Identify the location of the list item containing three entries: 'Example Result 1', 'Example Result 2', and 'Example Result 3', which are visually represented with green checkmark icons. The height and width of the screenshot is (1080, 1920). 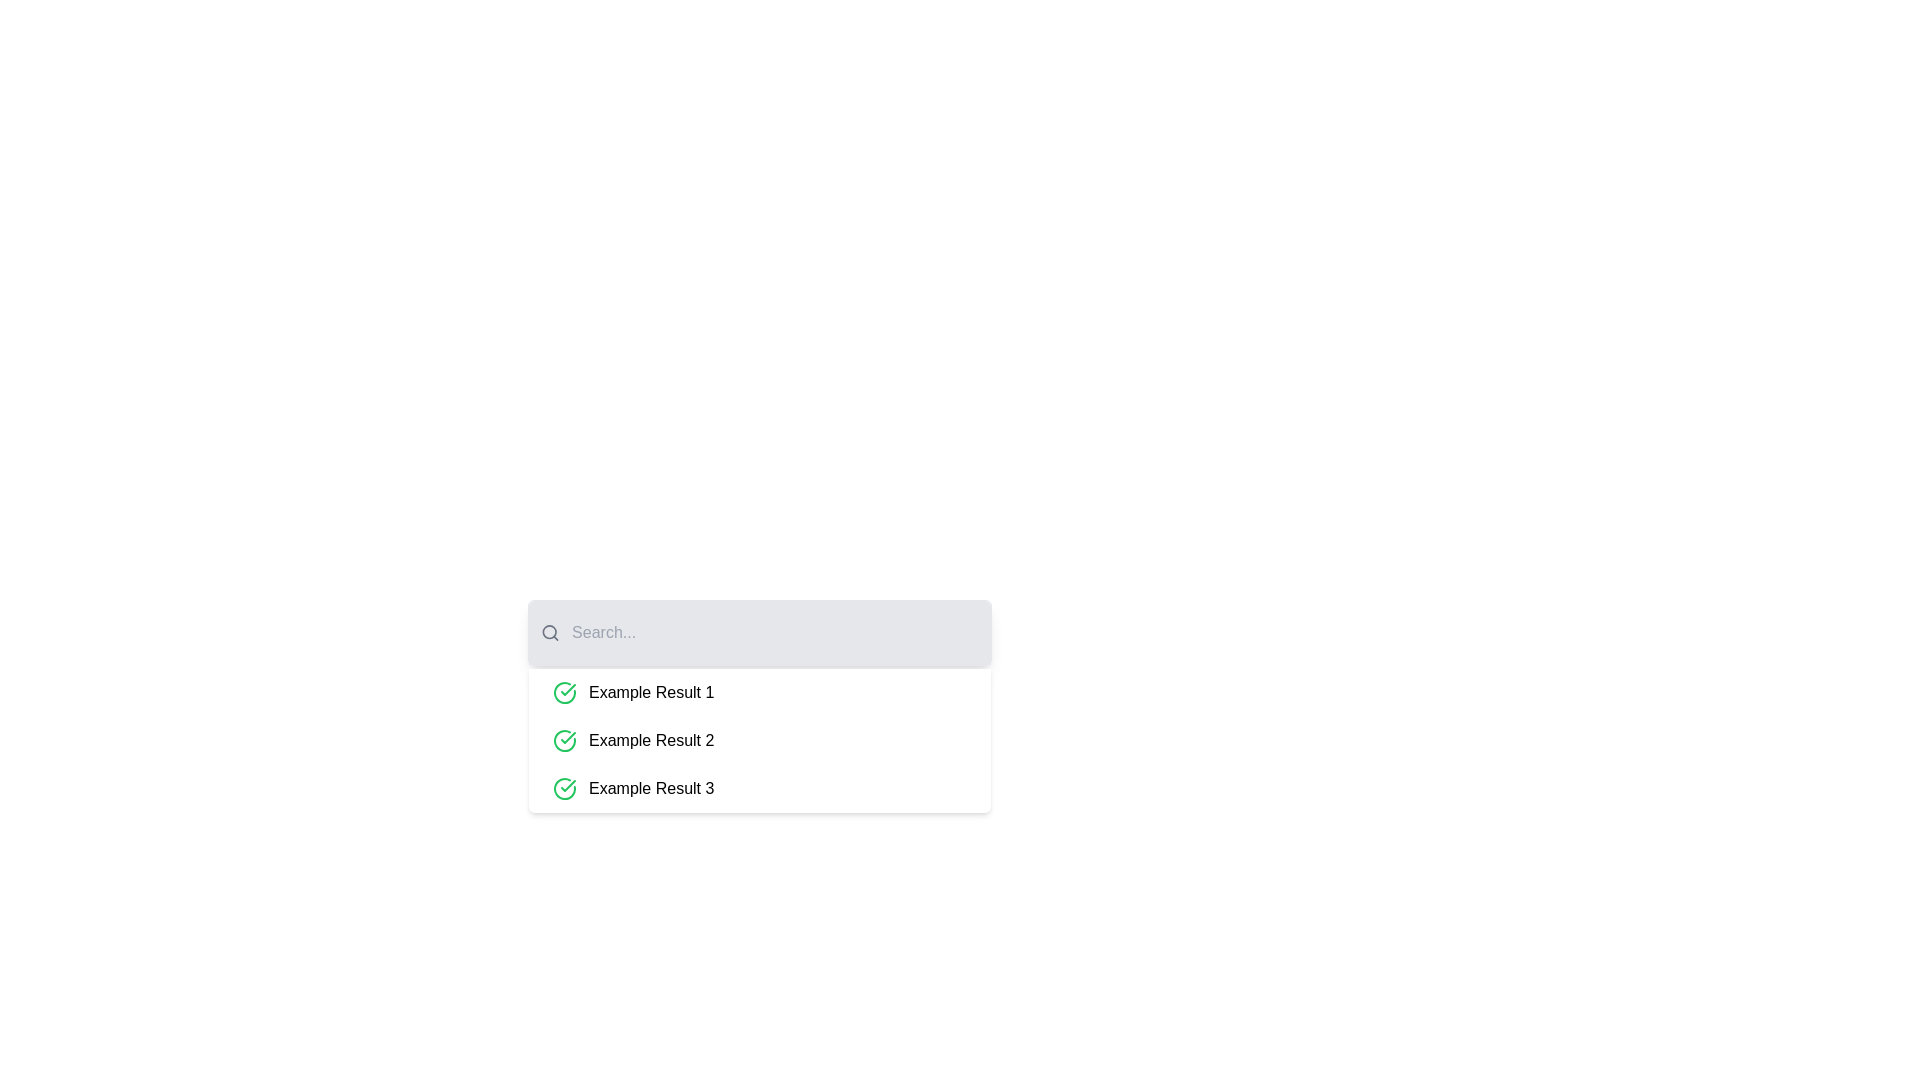
(758, 740).